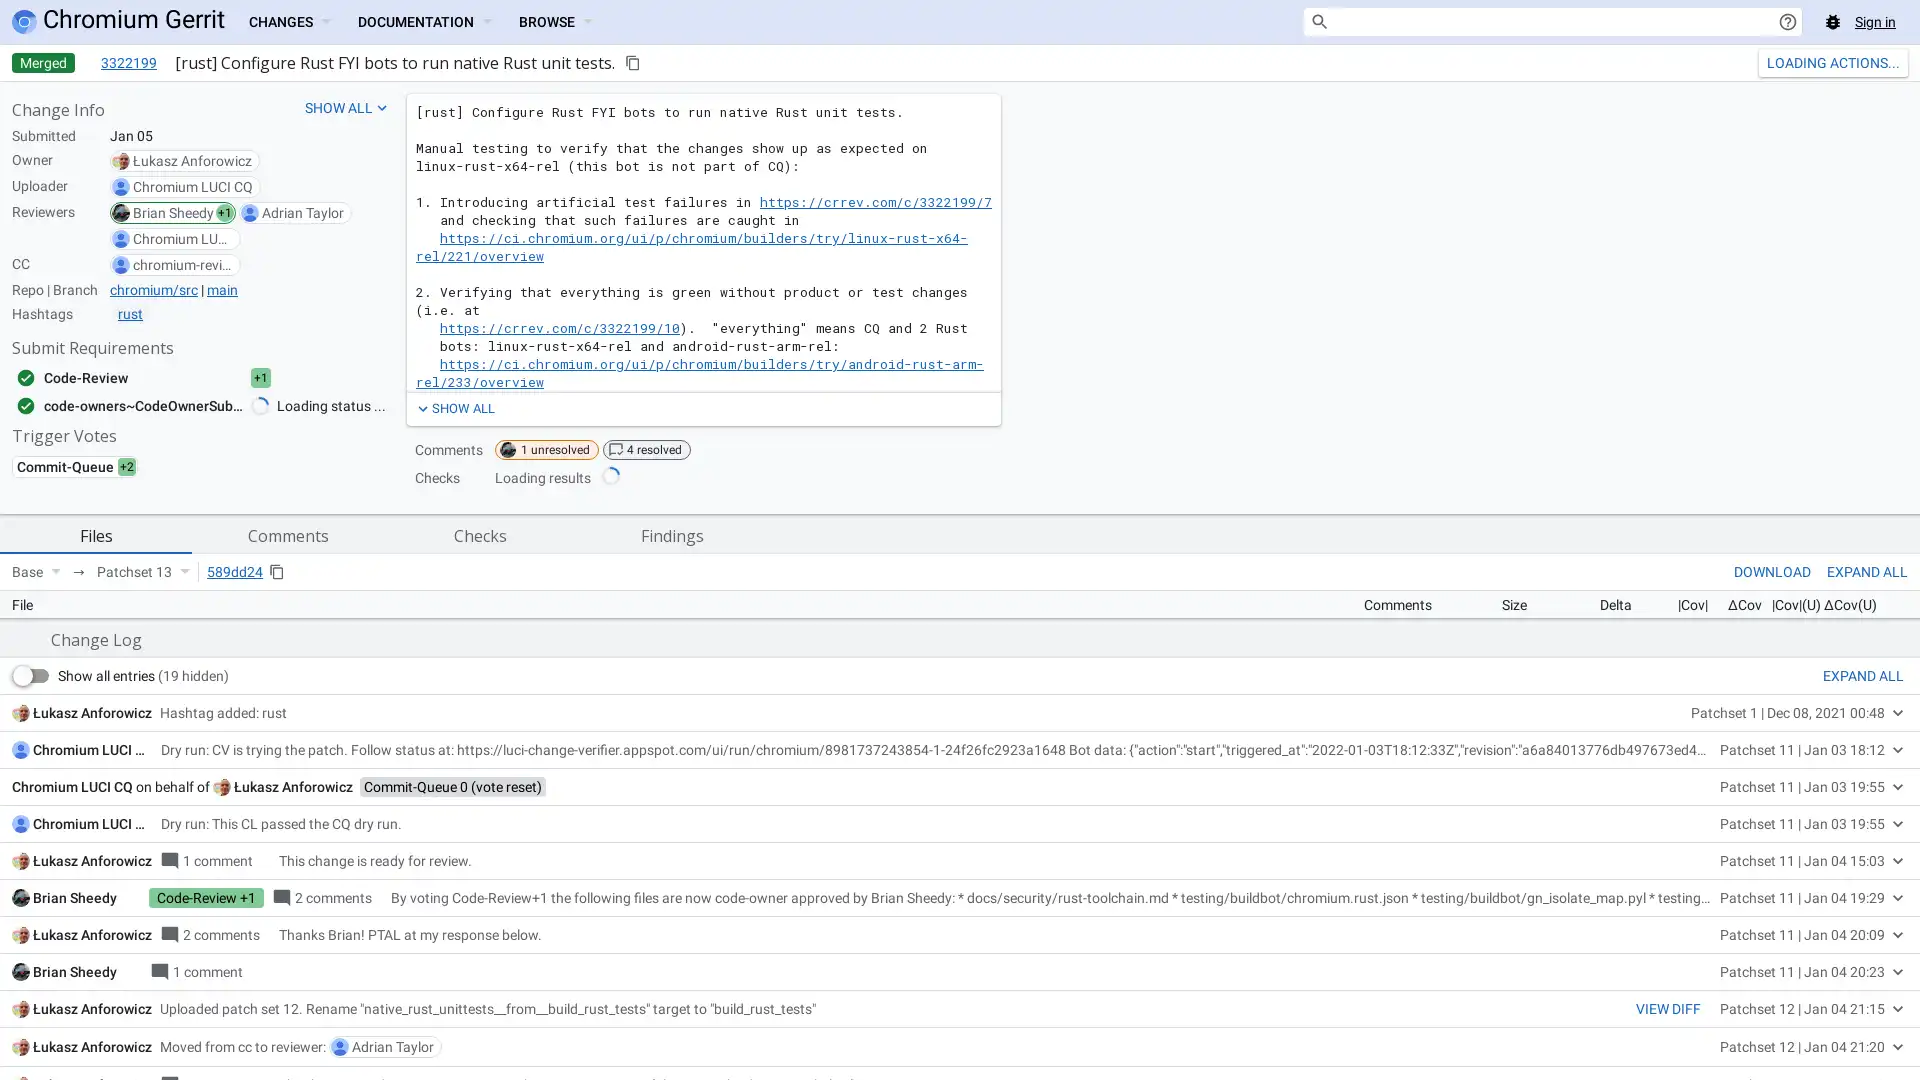  What do you see at coordinates (632, 61) in the screenshot?
I see `Click to copy to clipboard` at bounding box center [632, 61].